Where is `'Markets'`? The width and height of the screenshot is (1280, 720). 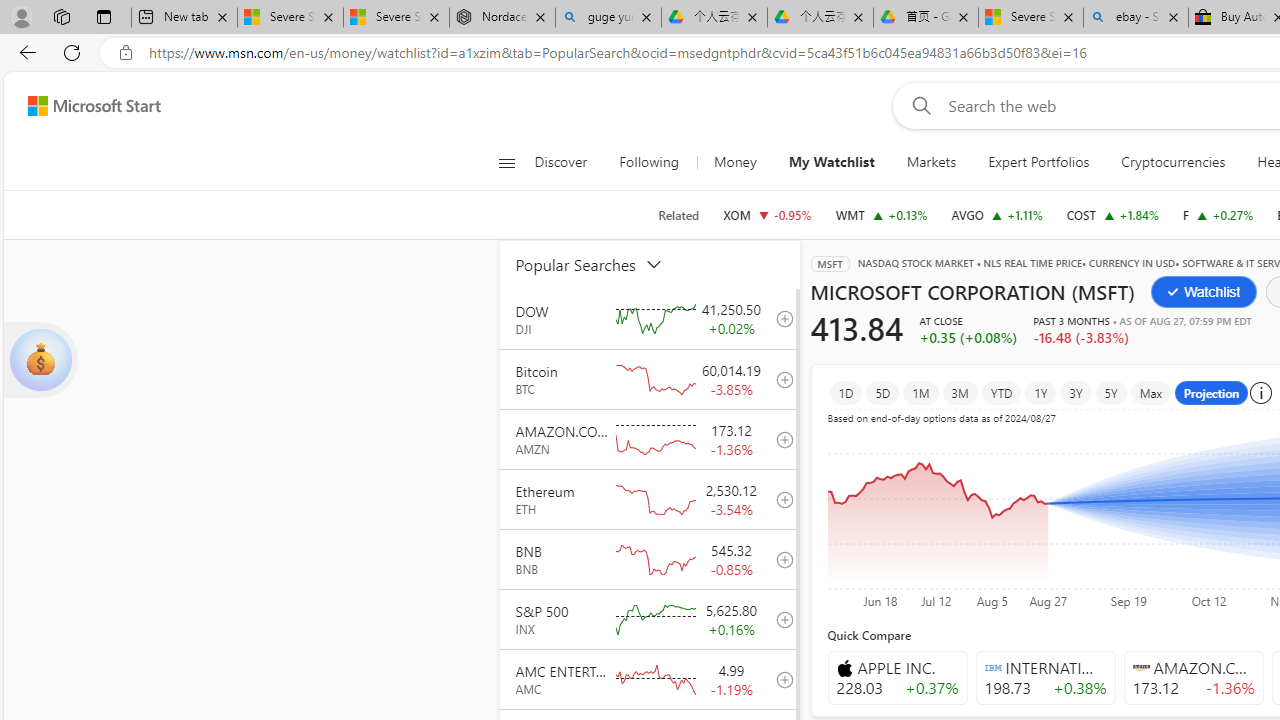 'Markets' is located at coordinates (930, 162).